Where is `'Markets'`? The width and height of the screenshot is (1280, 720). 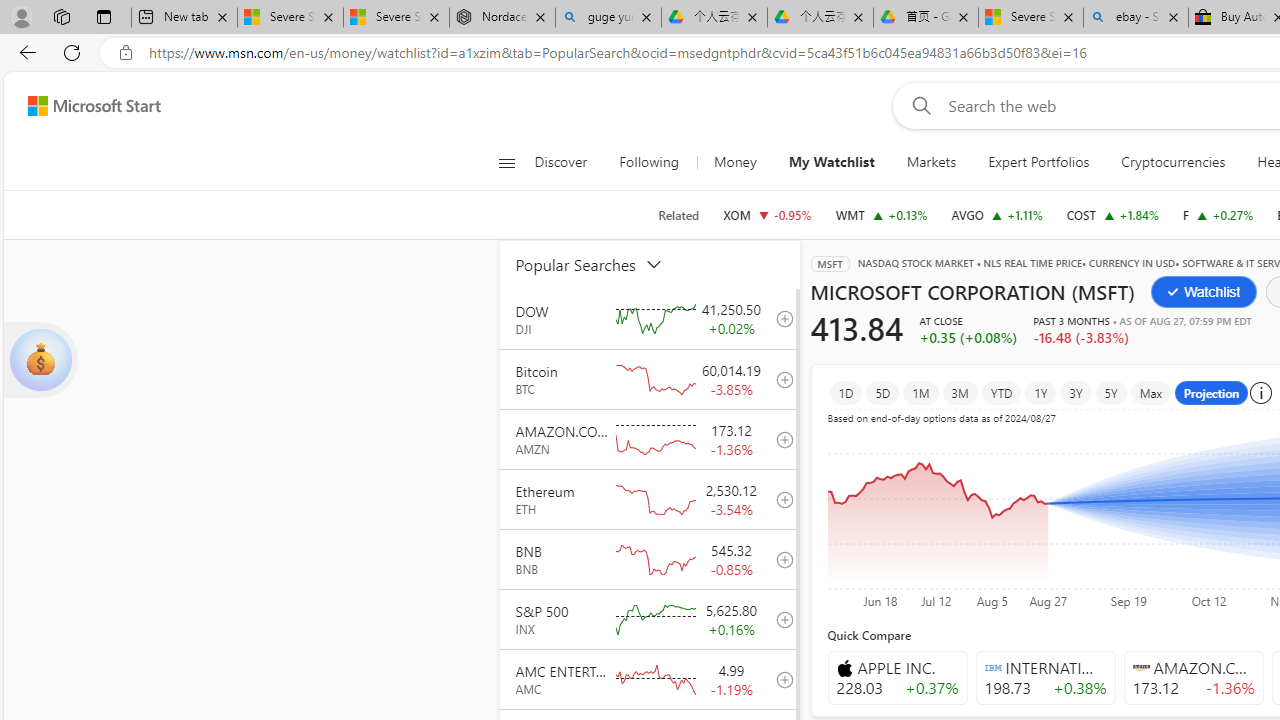 'Markets' is located at coordinates (930, 162).